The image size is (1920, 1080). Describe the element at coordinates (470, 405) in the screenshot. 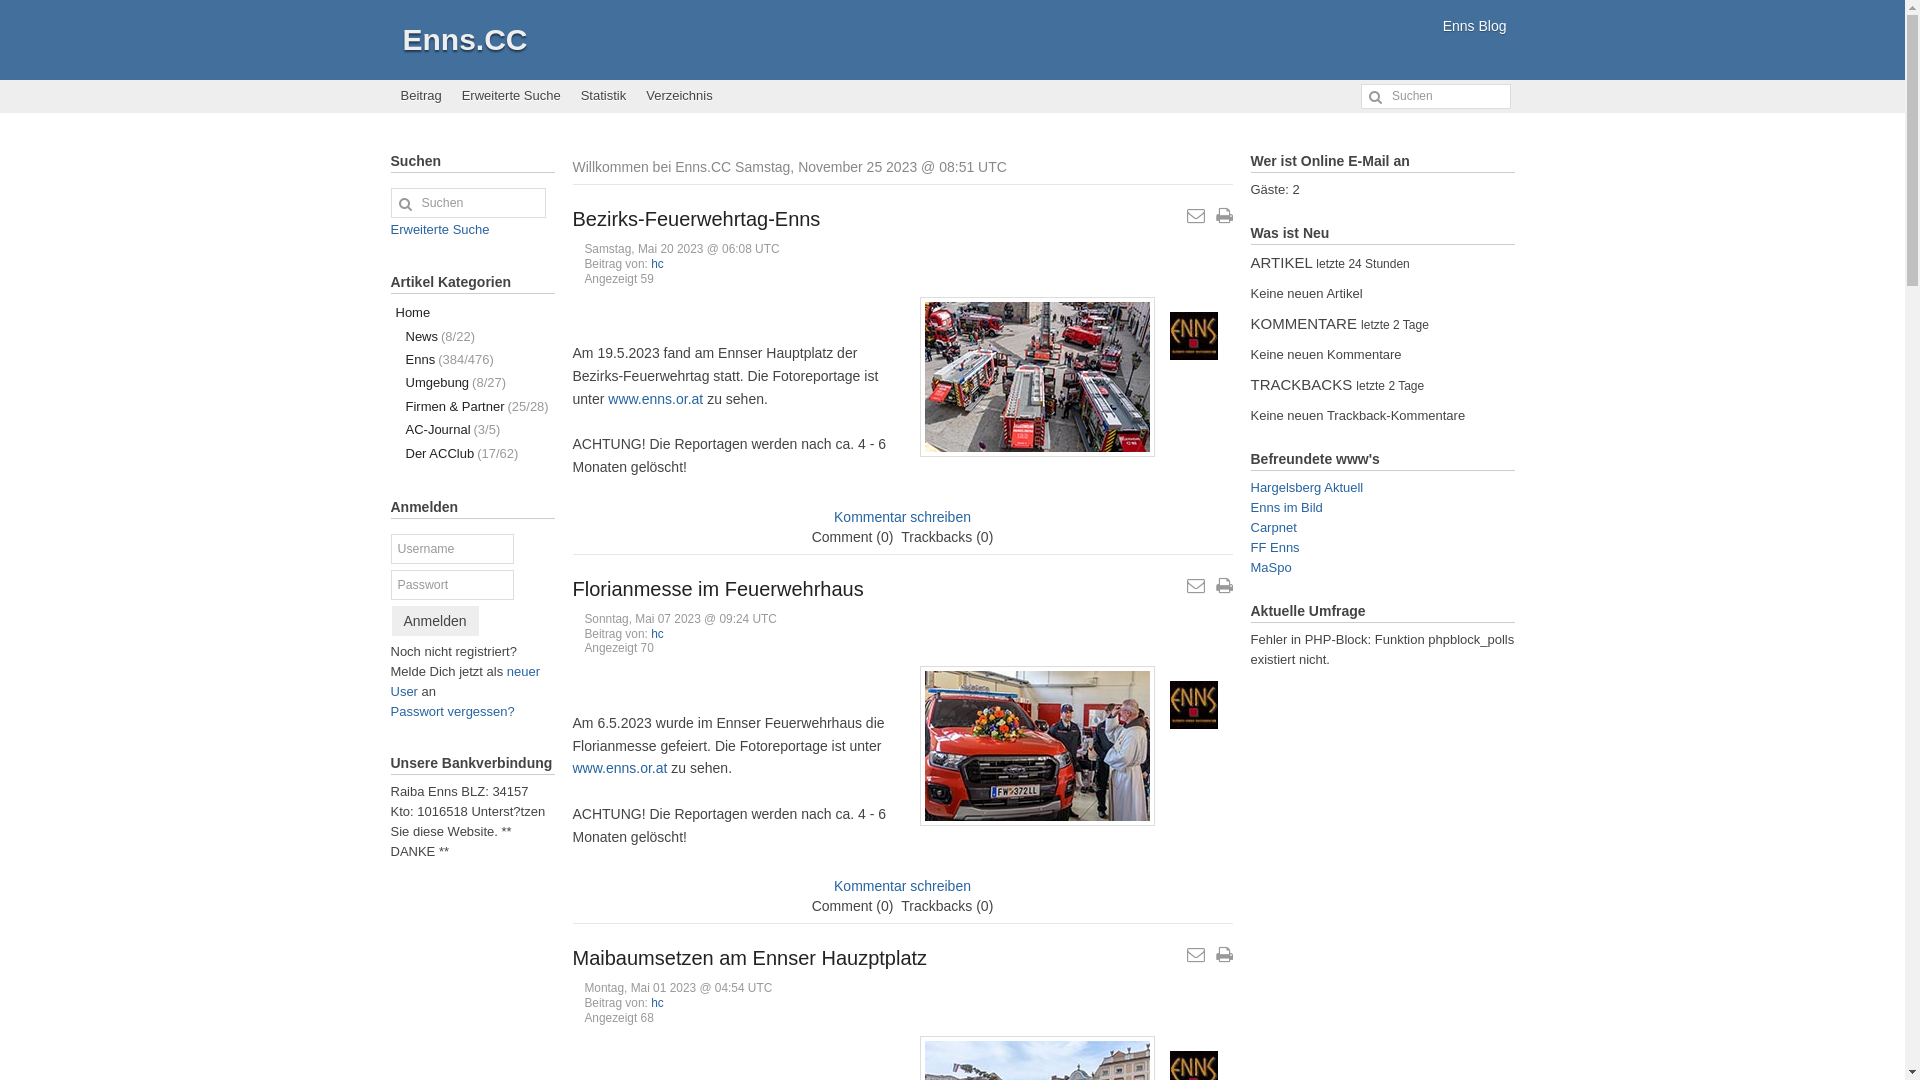

I see `'Firmen & Partner(25/28)'` at that location.